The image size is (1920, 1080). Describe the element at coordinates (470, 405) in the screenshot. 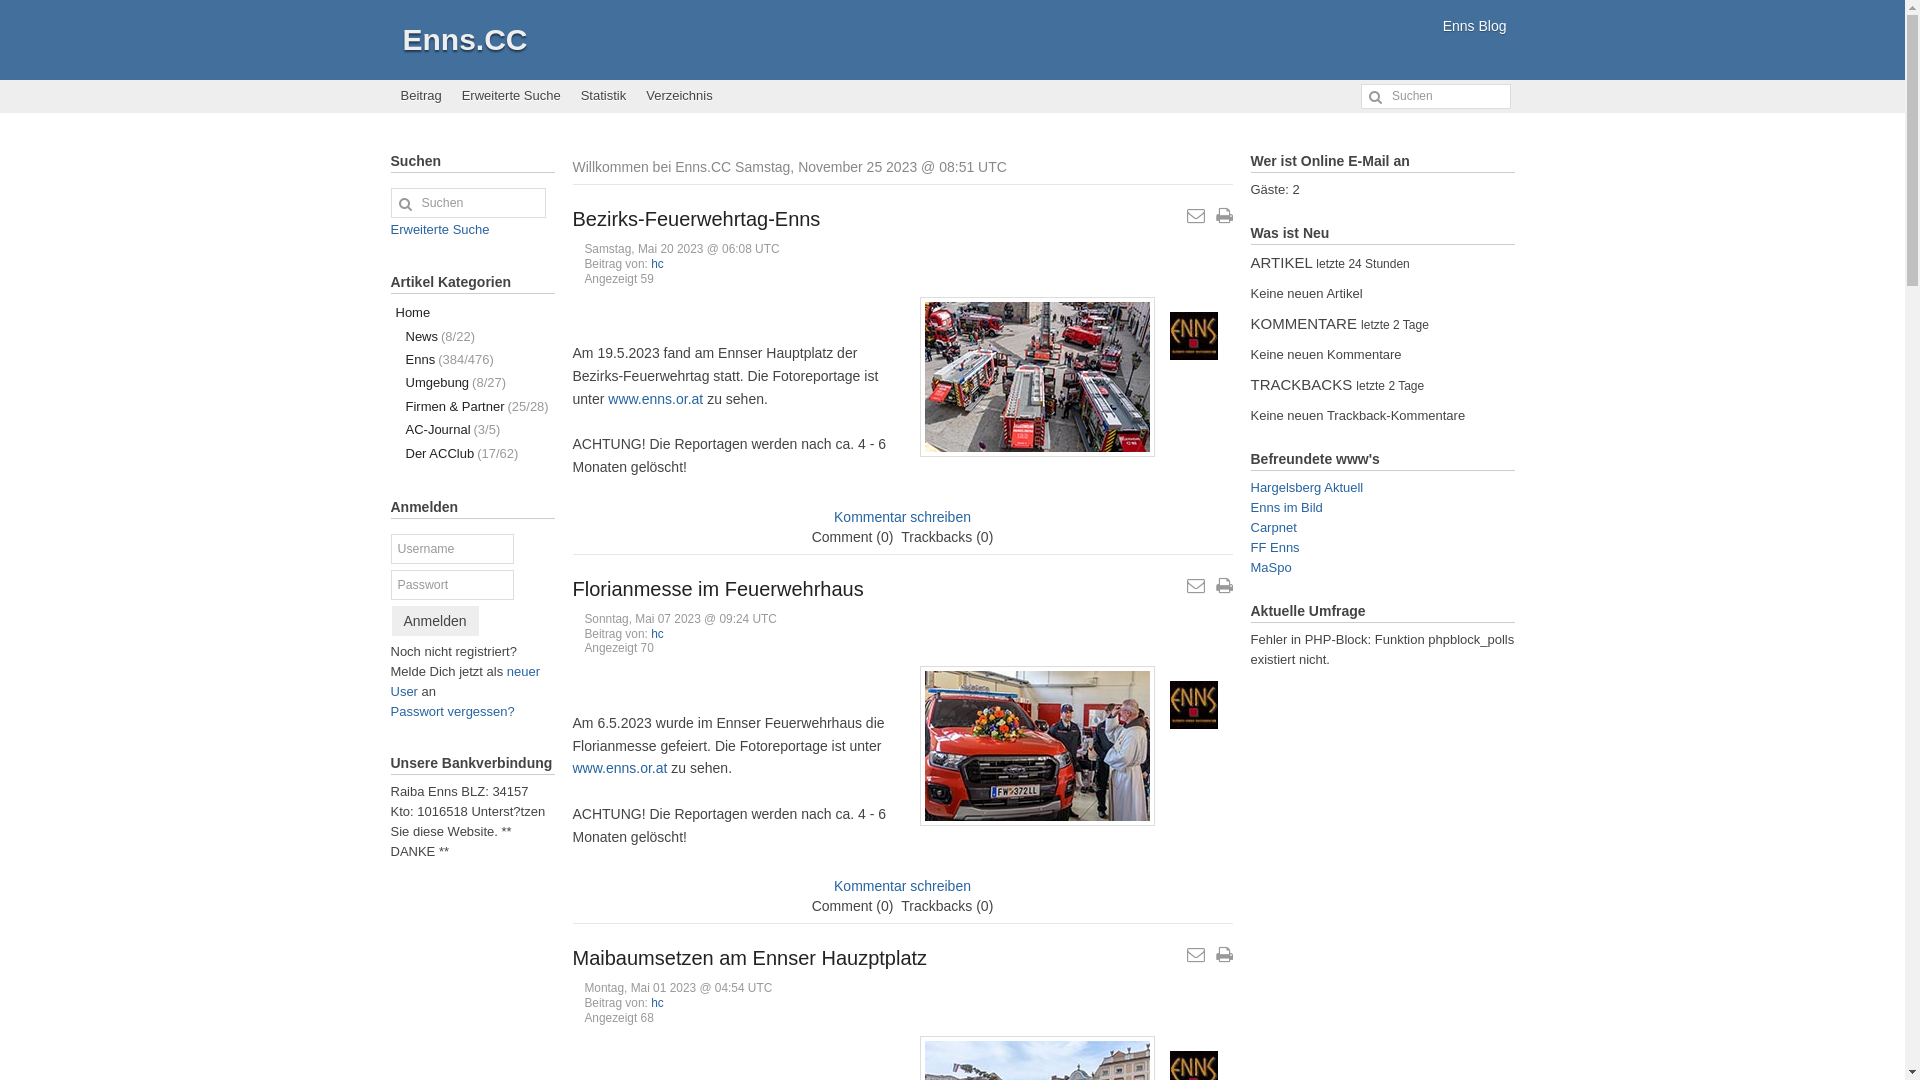

I see `'Firmen & Partner(25/28)'` at that location.